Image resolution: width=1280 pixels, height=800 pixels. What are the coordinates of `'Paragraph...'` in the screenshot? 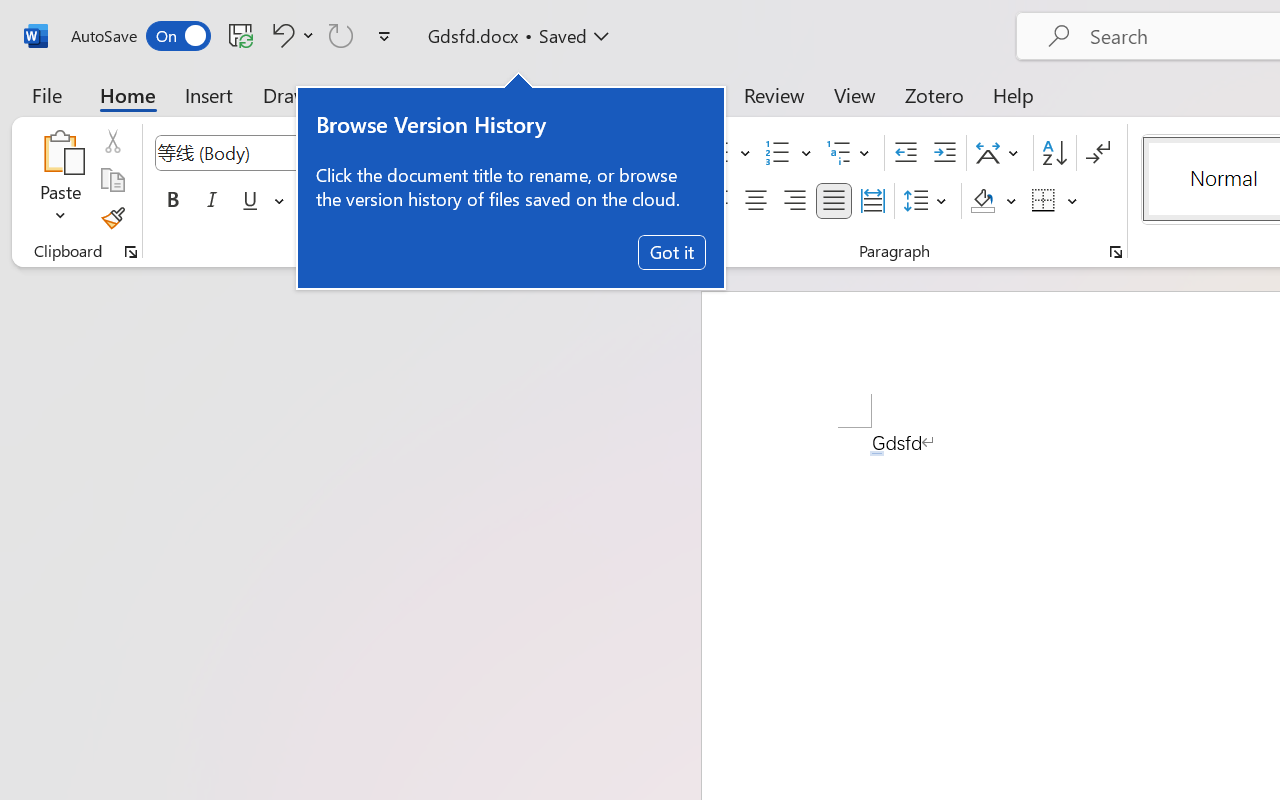 It's located at (1114, 251).